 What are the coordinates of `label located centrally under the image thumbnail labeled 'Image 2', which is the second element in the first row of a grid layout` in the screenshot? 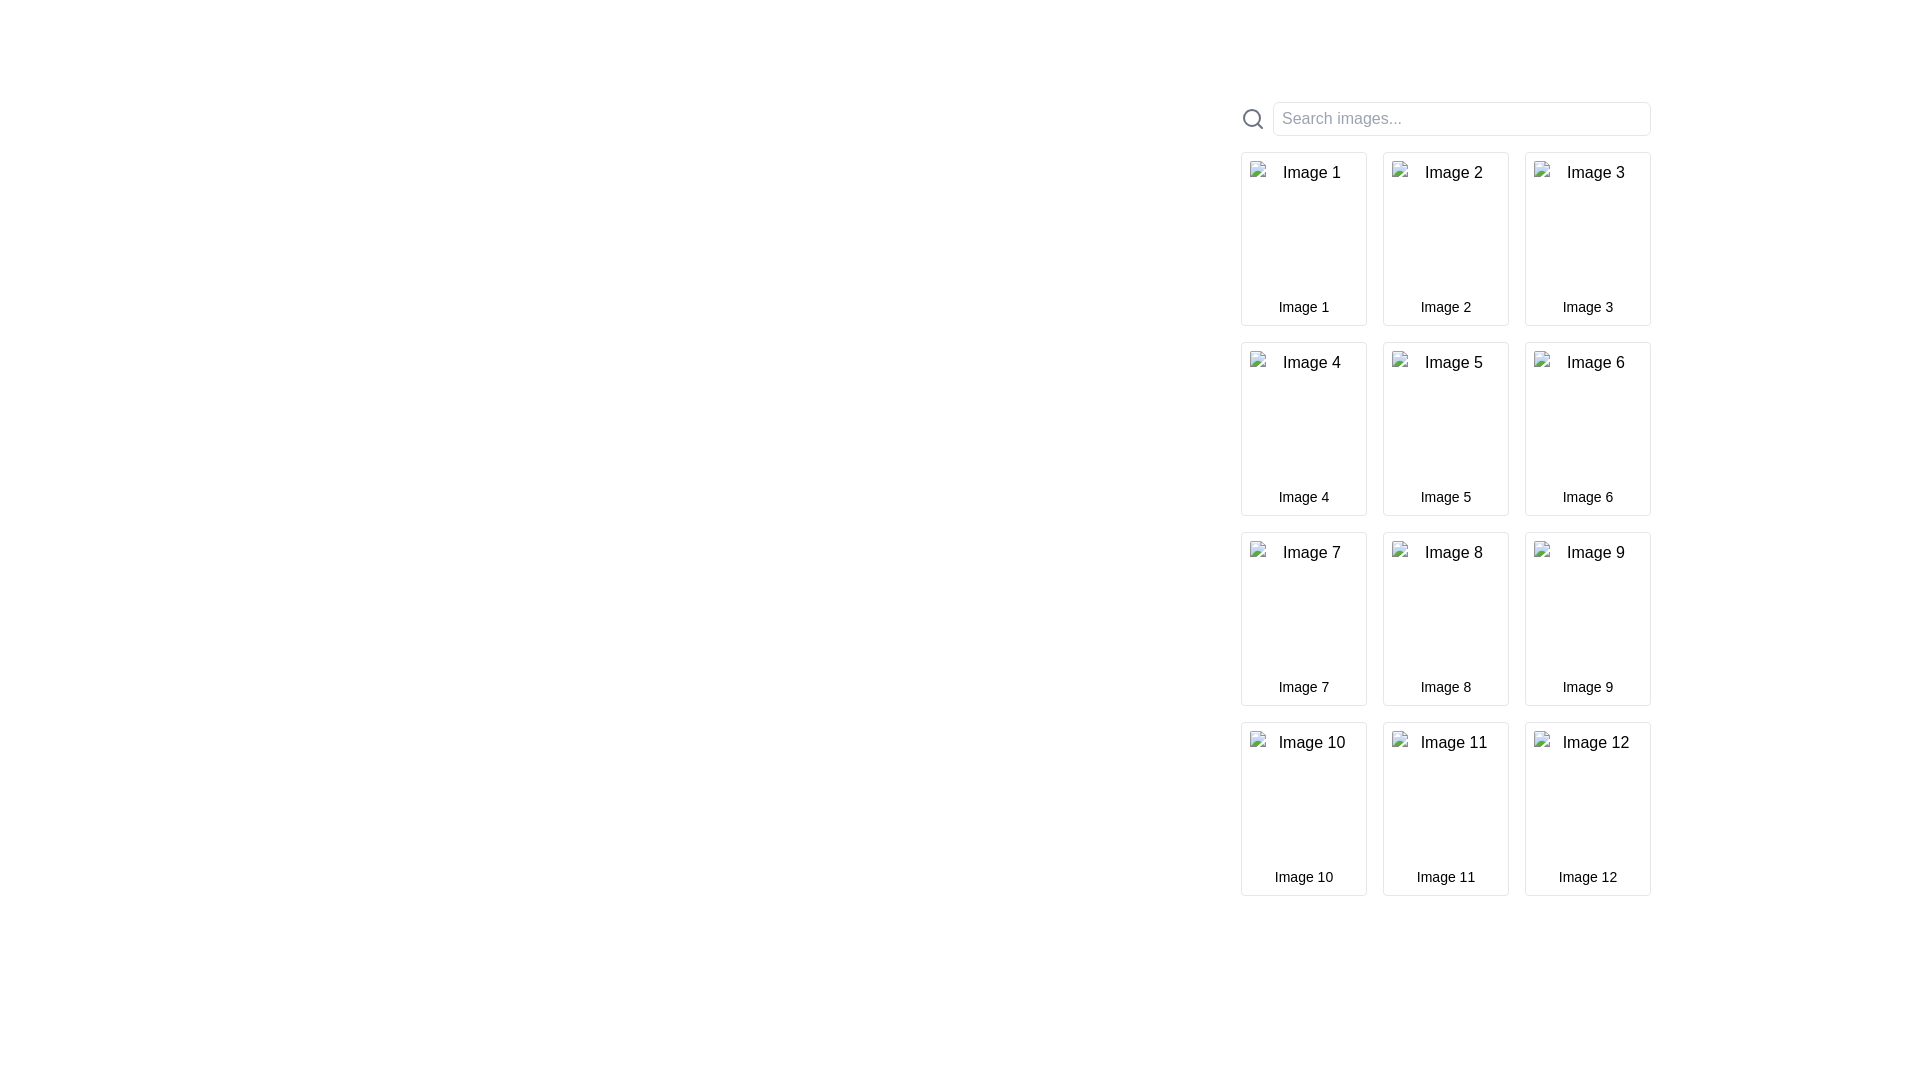 It's located at (1445, 307).